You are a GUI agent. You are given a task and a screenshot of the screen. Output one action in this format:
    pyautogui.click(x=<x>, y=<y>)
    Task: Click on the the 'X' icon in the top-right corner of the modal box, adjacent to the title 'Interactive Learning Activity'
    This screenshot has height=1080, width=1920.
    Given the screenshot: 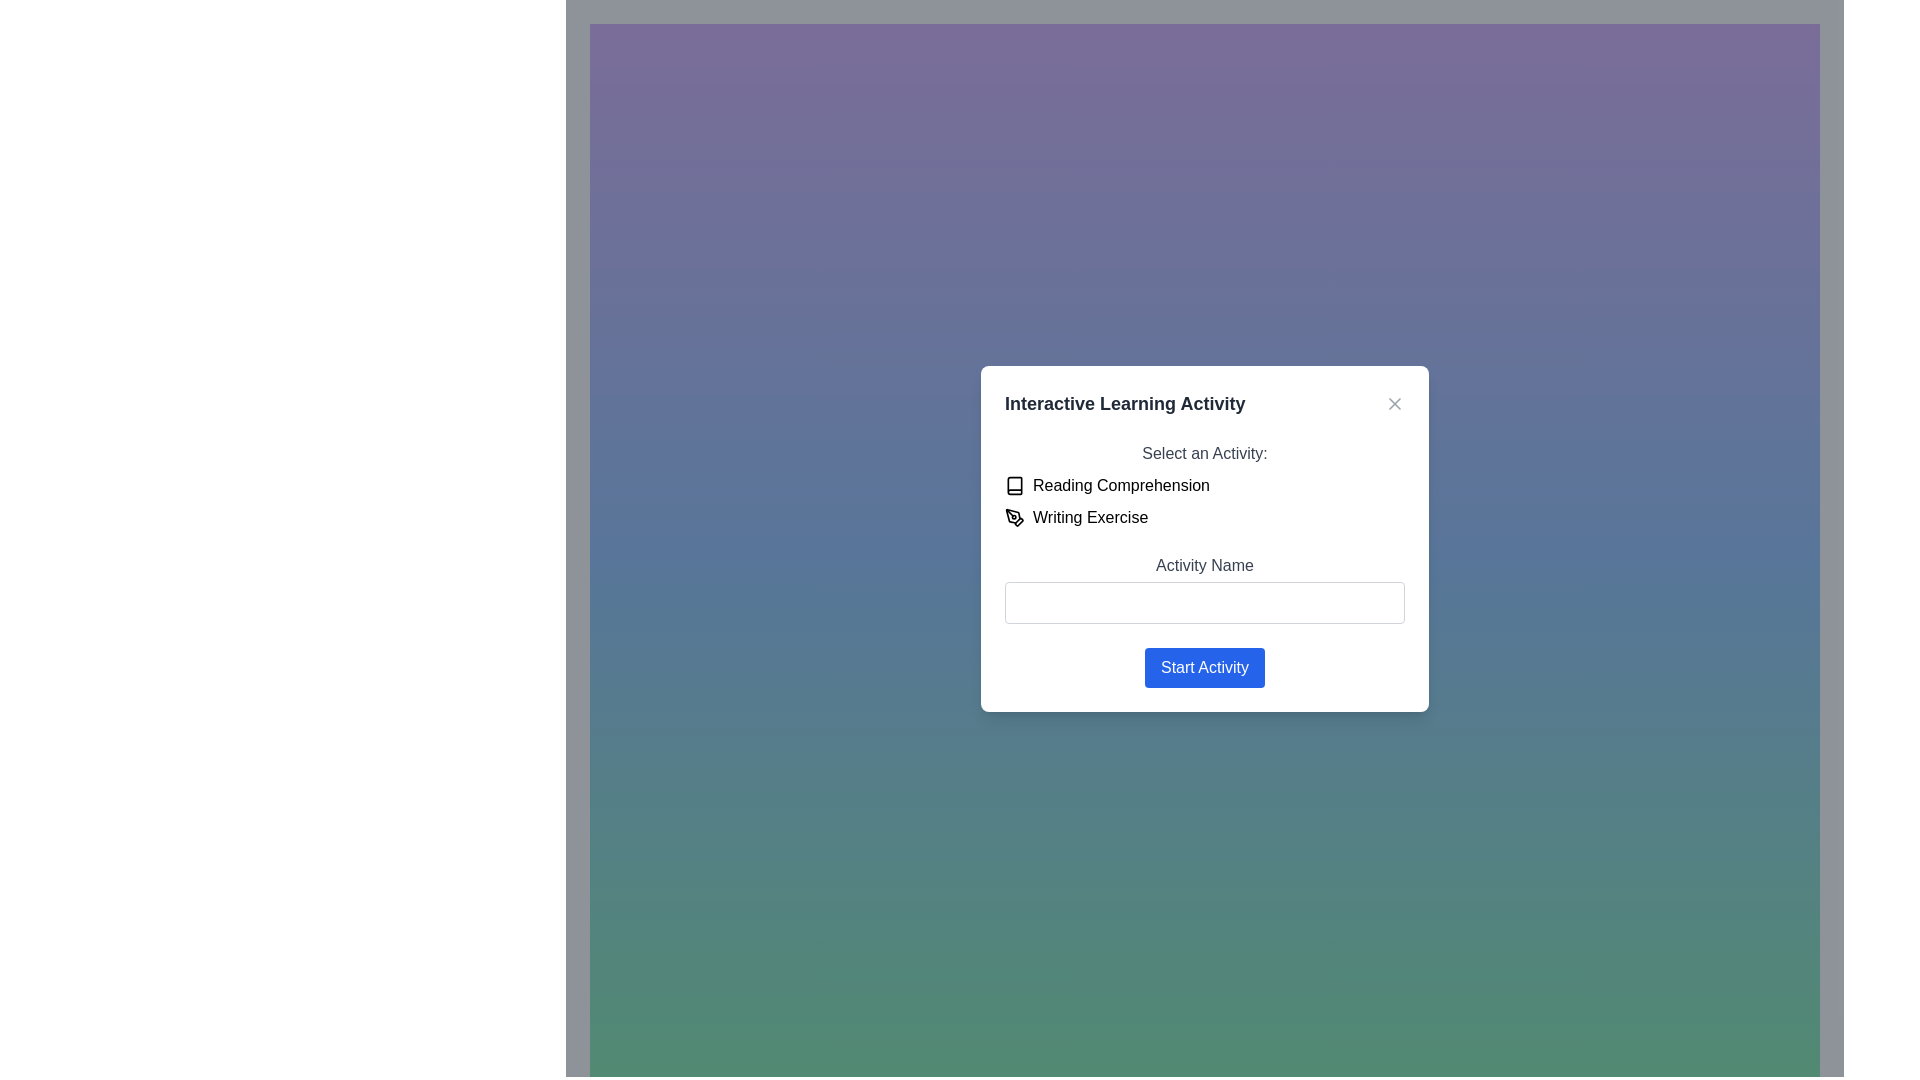 What is the action you would take?
    pyautogui.click(x=1394, y=403)
    